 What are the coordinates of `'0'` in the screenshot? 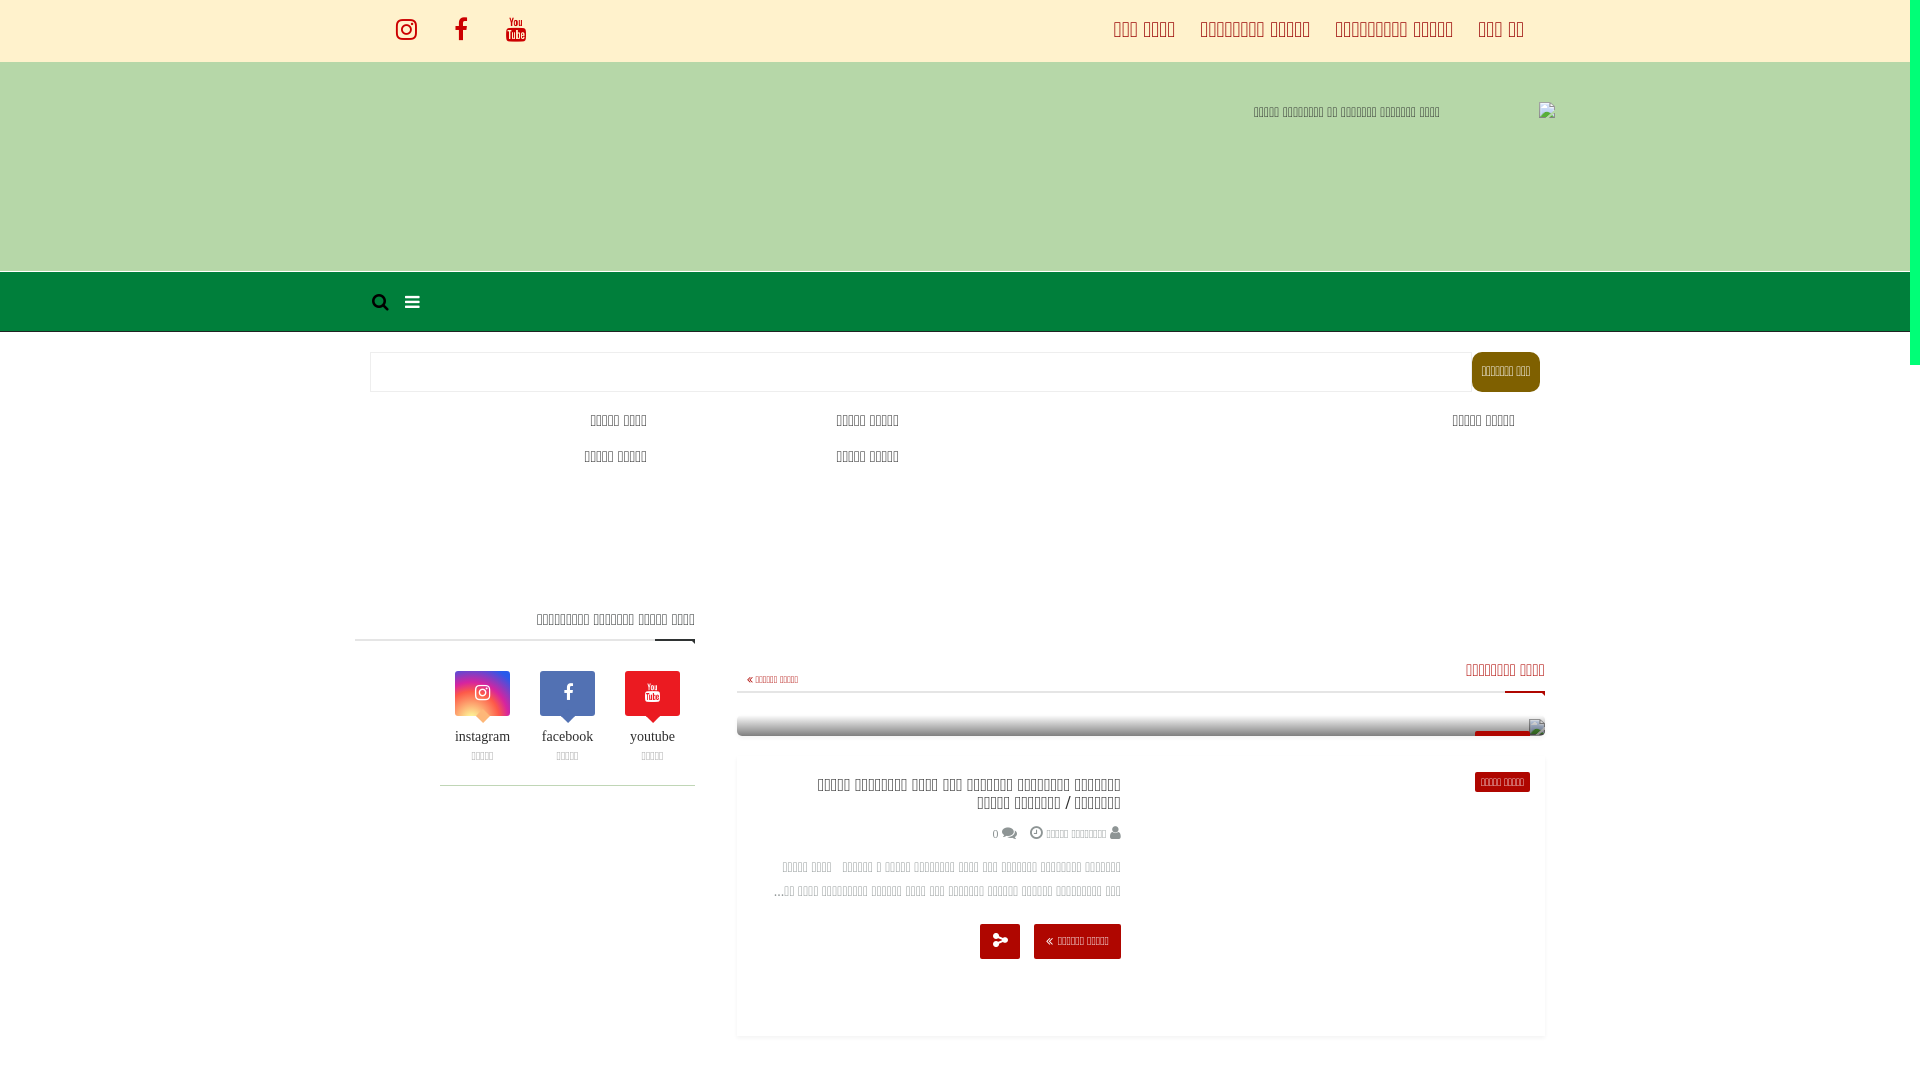 It's located at (993, 833).